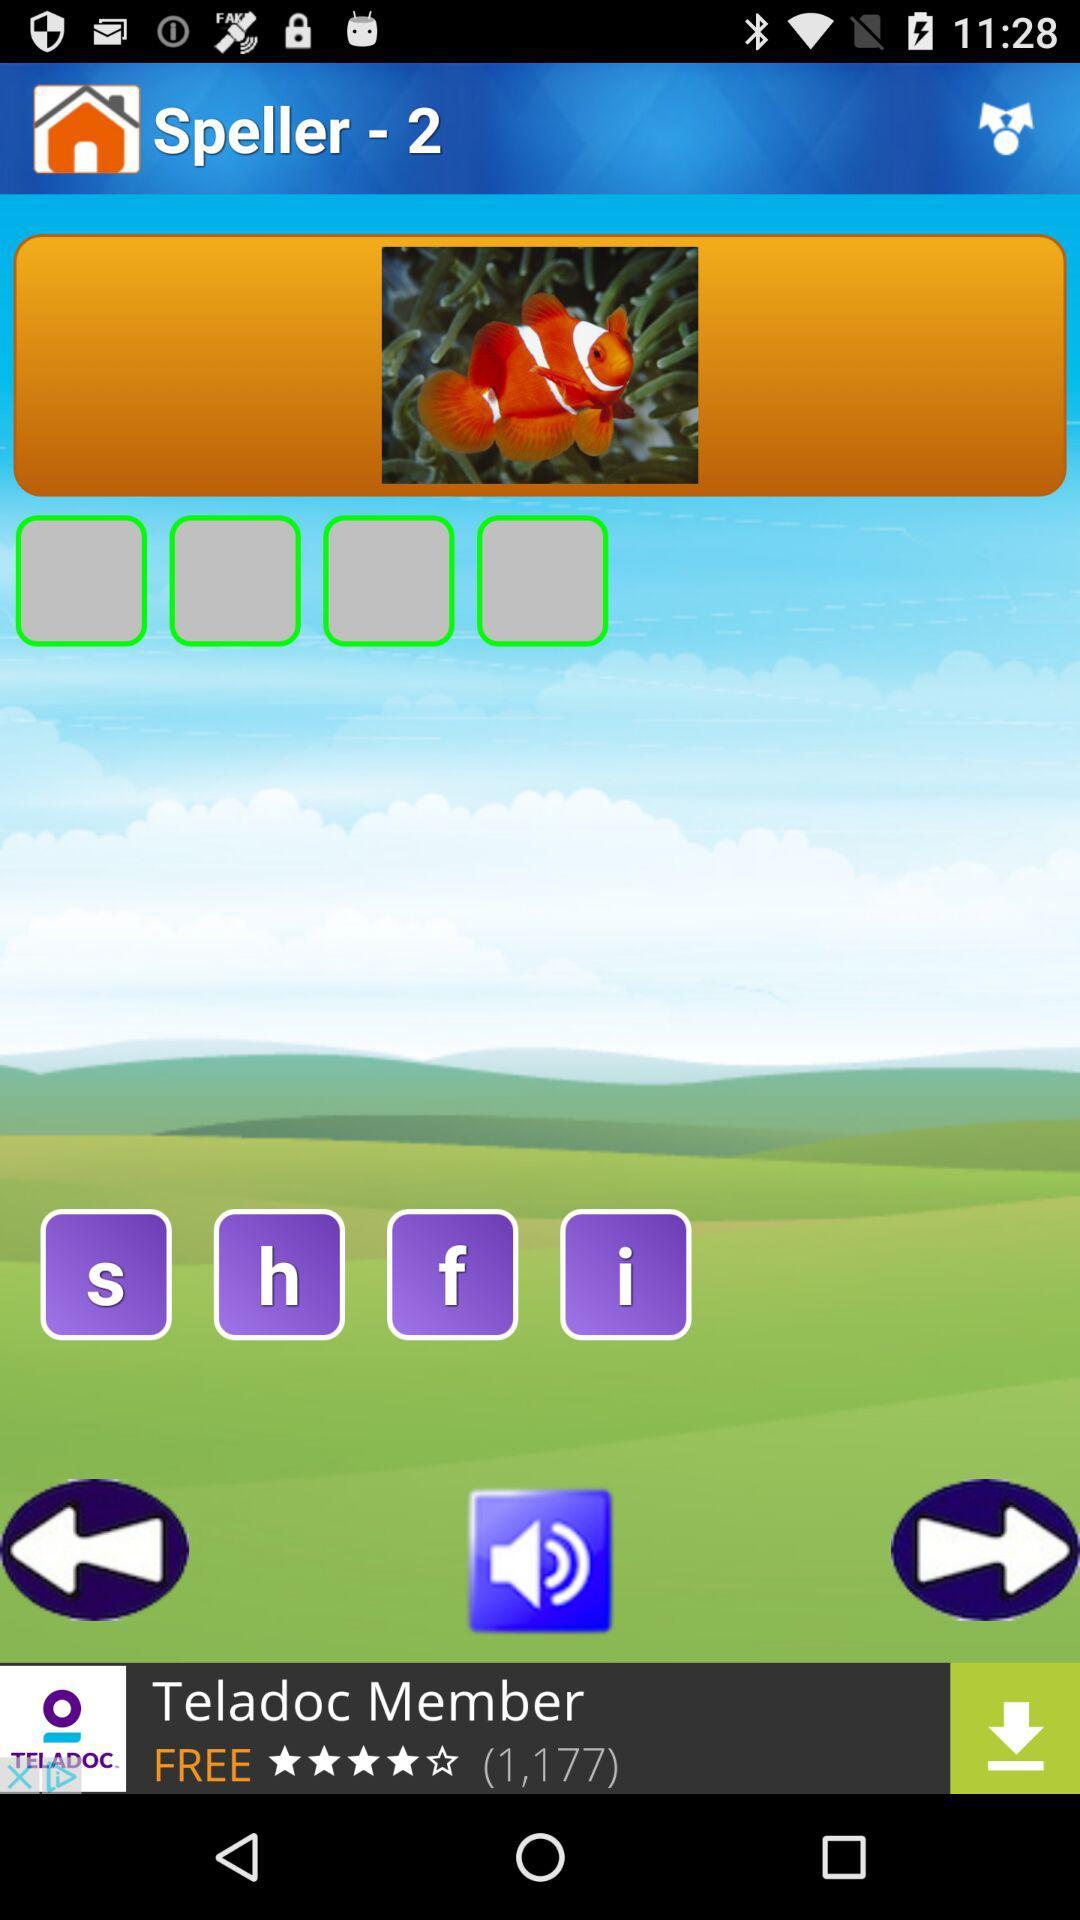 The width and height of the screenshot is (1080, 1920). Describe the element at coordinates (984, 1548) in the screenshot. I see `next` at that location.